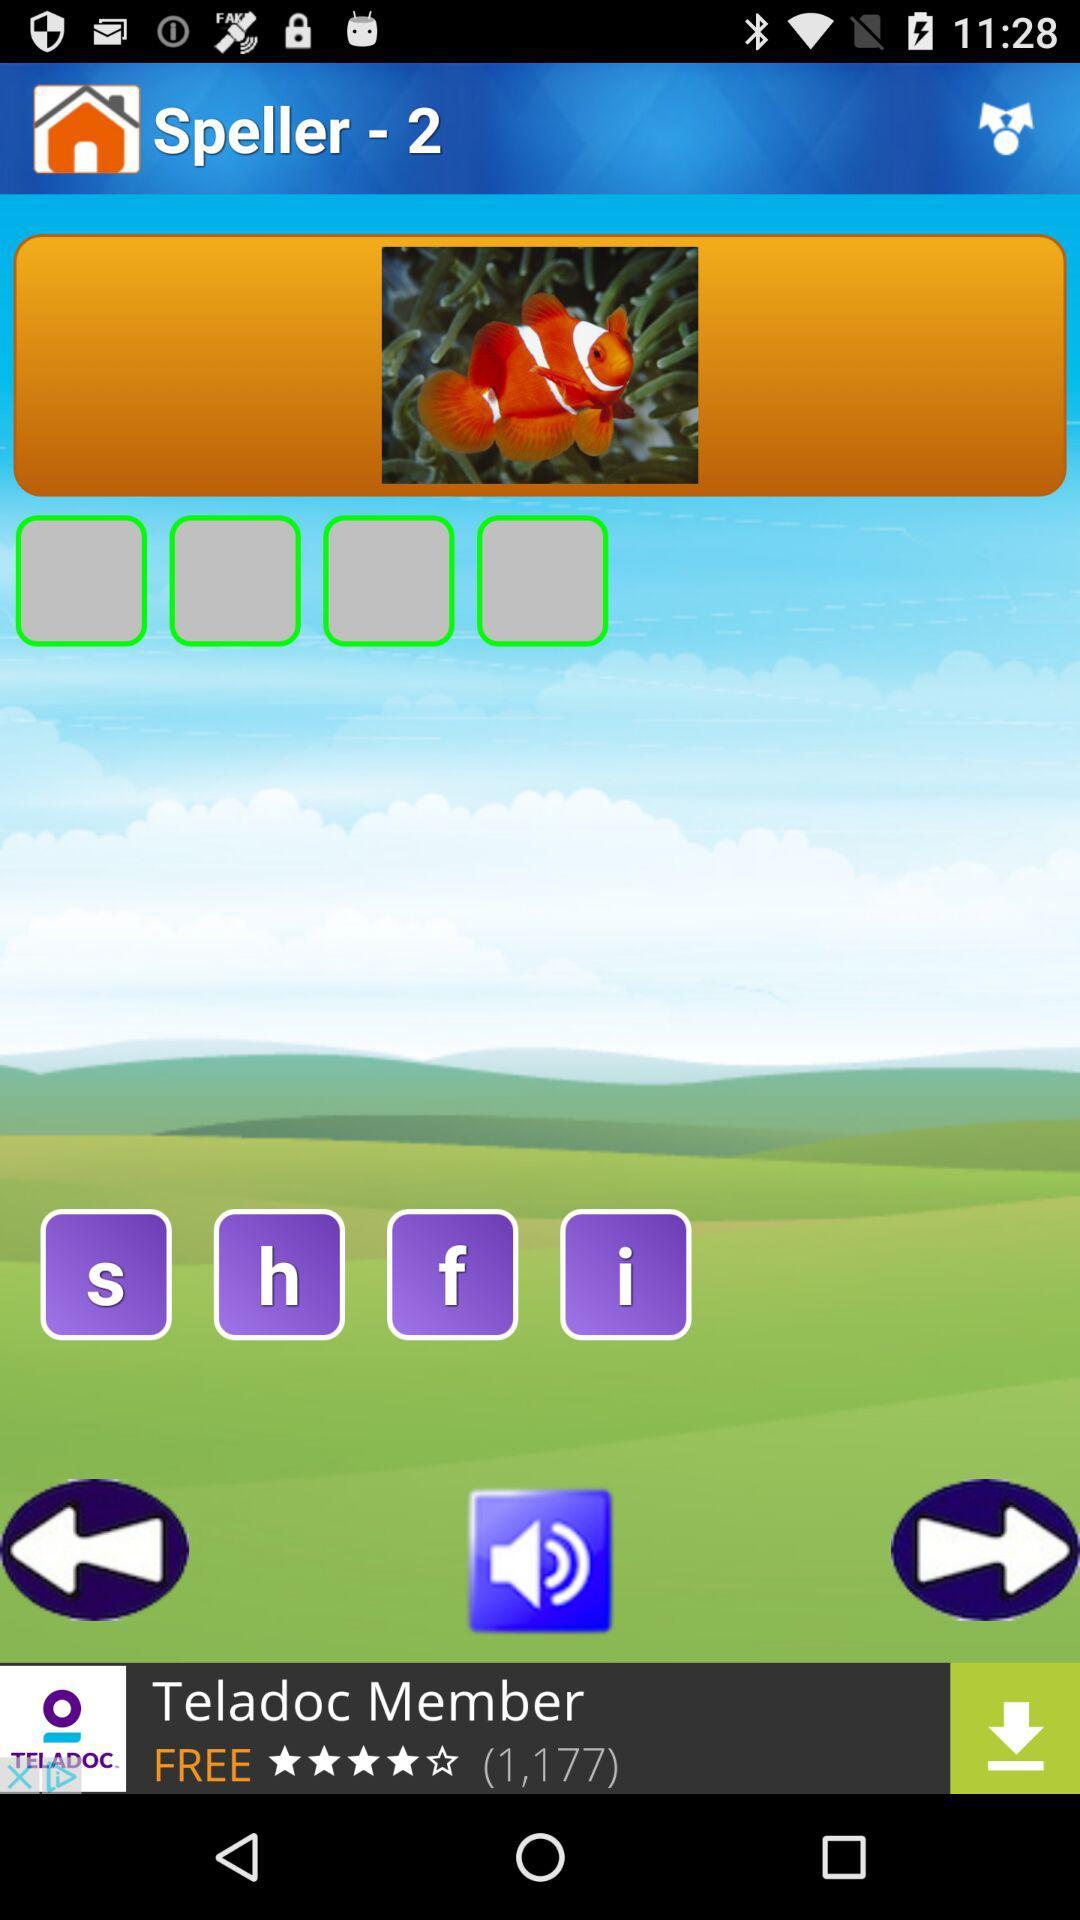 The width and height of the screenshot is (1080, 1920). Describe the element at coordinates (984, 1548) in the screenshot. I see `next` at that location.